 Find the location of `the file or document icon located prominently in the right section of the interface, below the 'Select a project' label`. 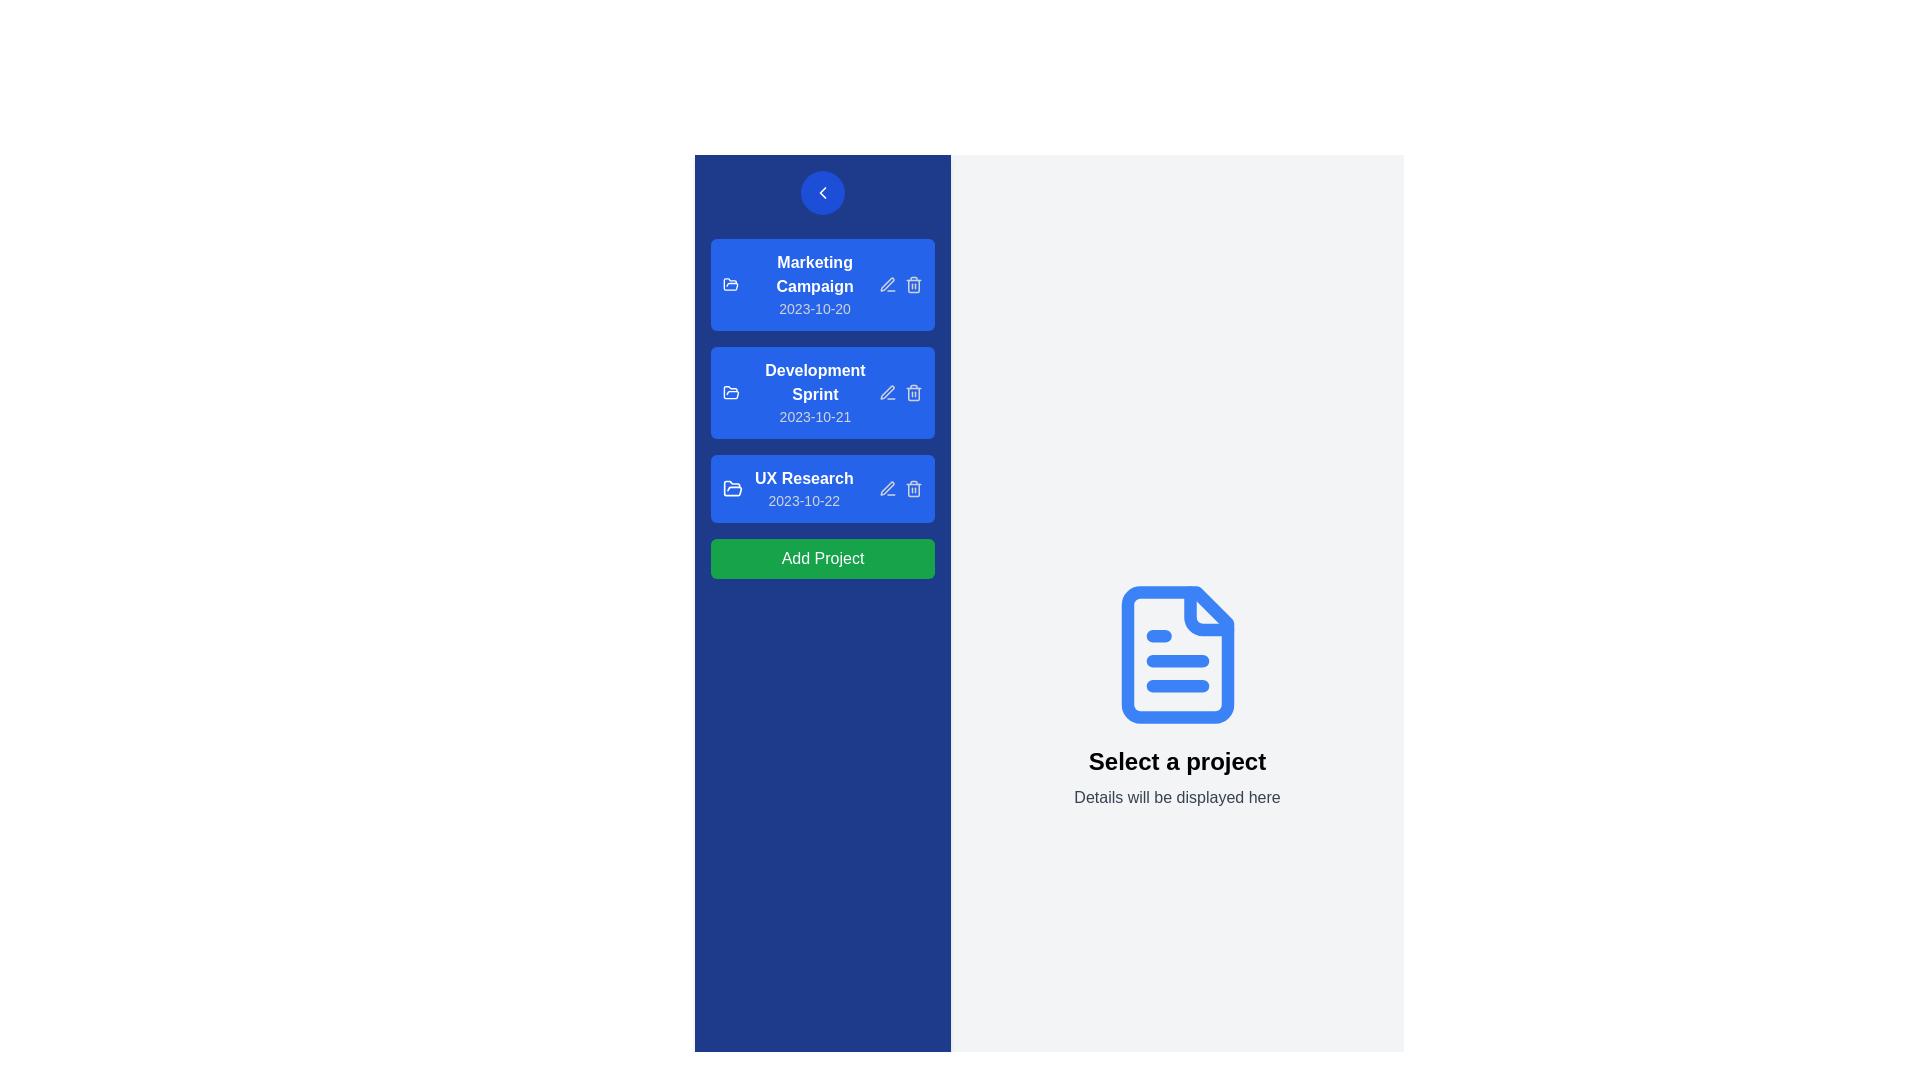

the file or document icon located prominently in the right section of the interface, below the 'Select a project' label is located at coordinates (1177, 655).